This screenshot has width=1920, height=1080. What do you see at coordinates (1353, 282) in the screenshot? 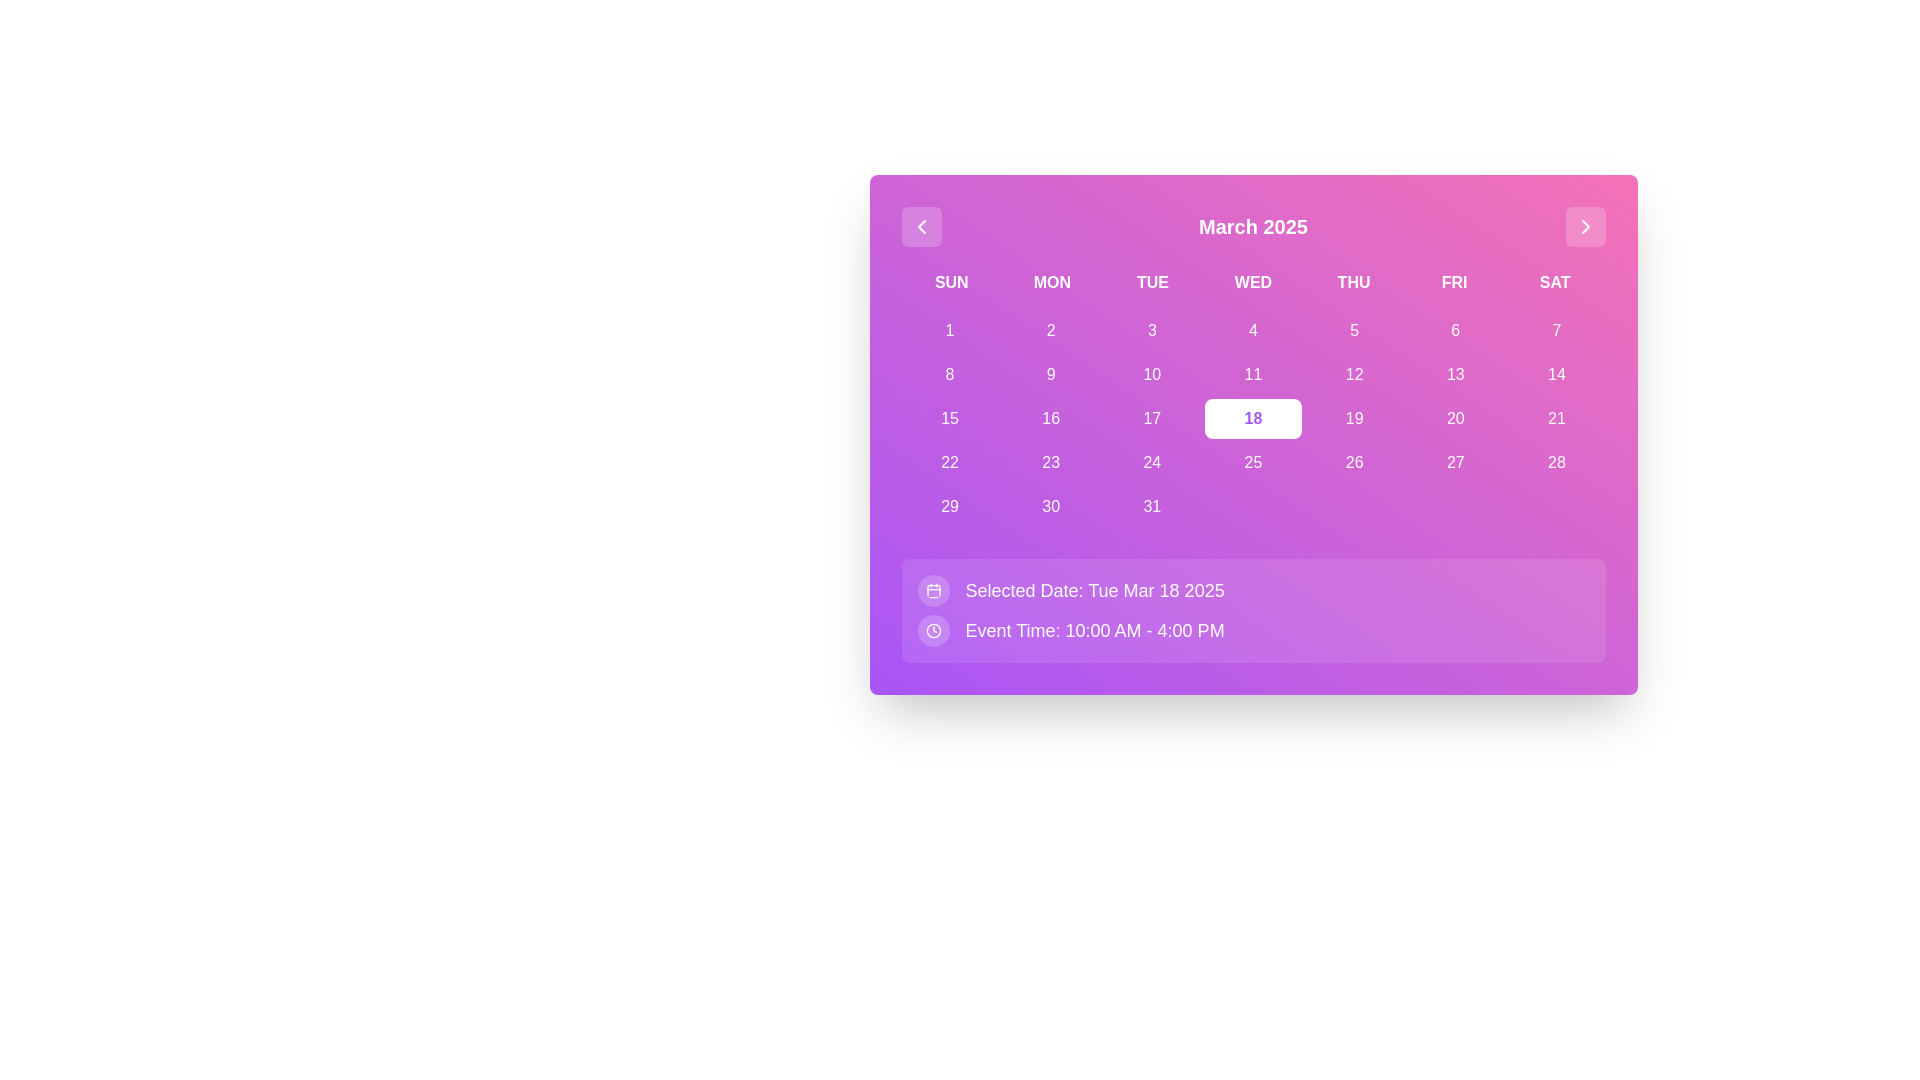
I see `the static text label indicating 'Thursday' in the calendar, which is the fifth element in a sequence of seven days of the week` at bounding box center [1353, 282].